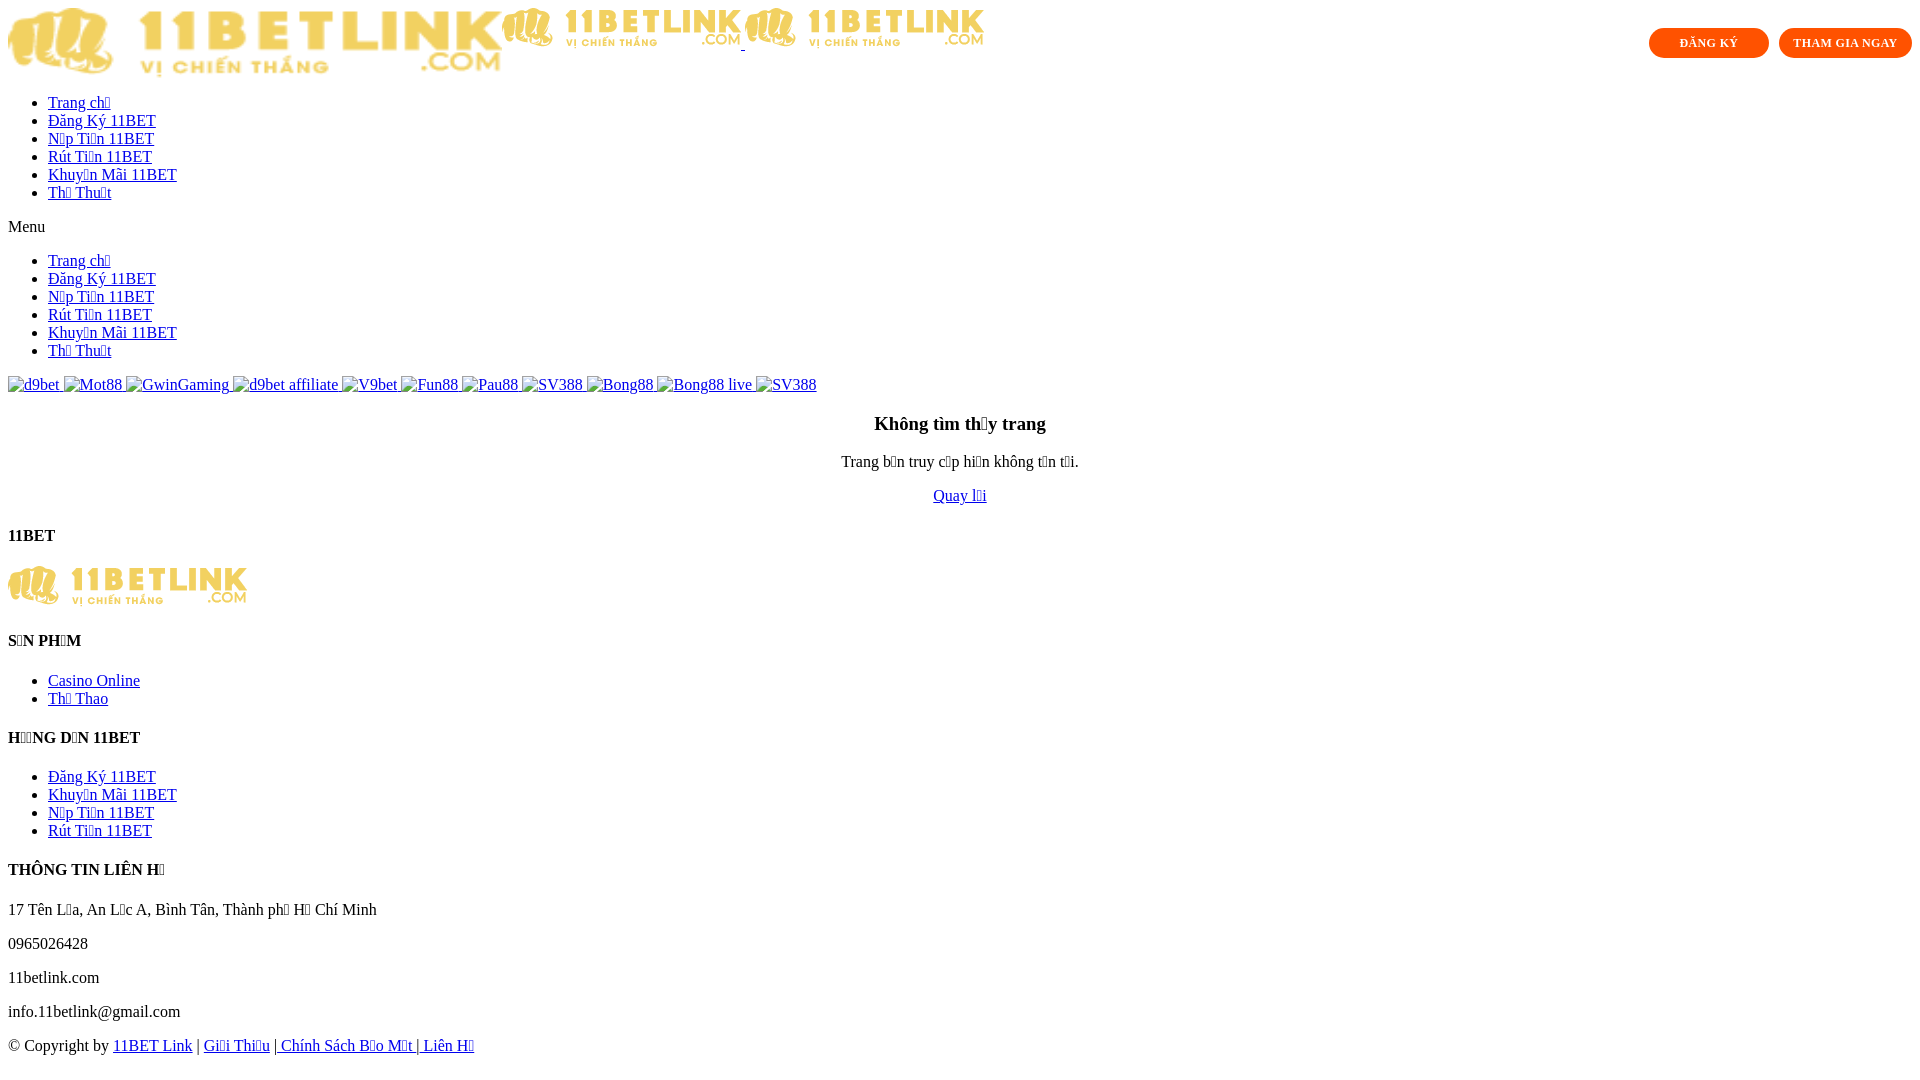 The image size is (1920, 1080). Describe the element at coordinates (460, 384) in the screenshot. I see `'Pau88'` at that location.